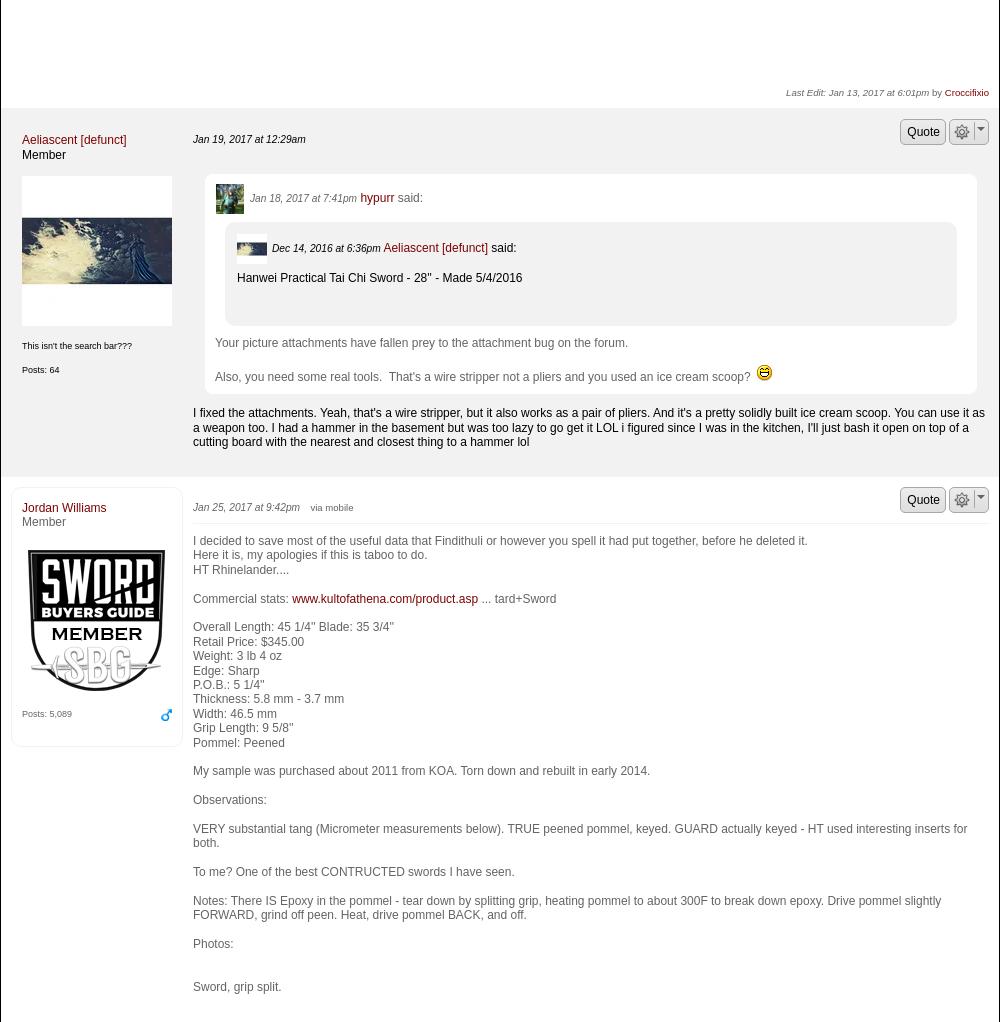 This screenshot has height=1022, width=1000. I want to click on 'P.O.B.: 5 1/4''', so click(227, 684).